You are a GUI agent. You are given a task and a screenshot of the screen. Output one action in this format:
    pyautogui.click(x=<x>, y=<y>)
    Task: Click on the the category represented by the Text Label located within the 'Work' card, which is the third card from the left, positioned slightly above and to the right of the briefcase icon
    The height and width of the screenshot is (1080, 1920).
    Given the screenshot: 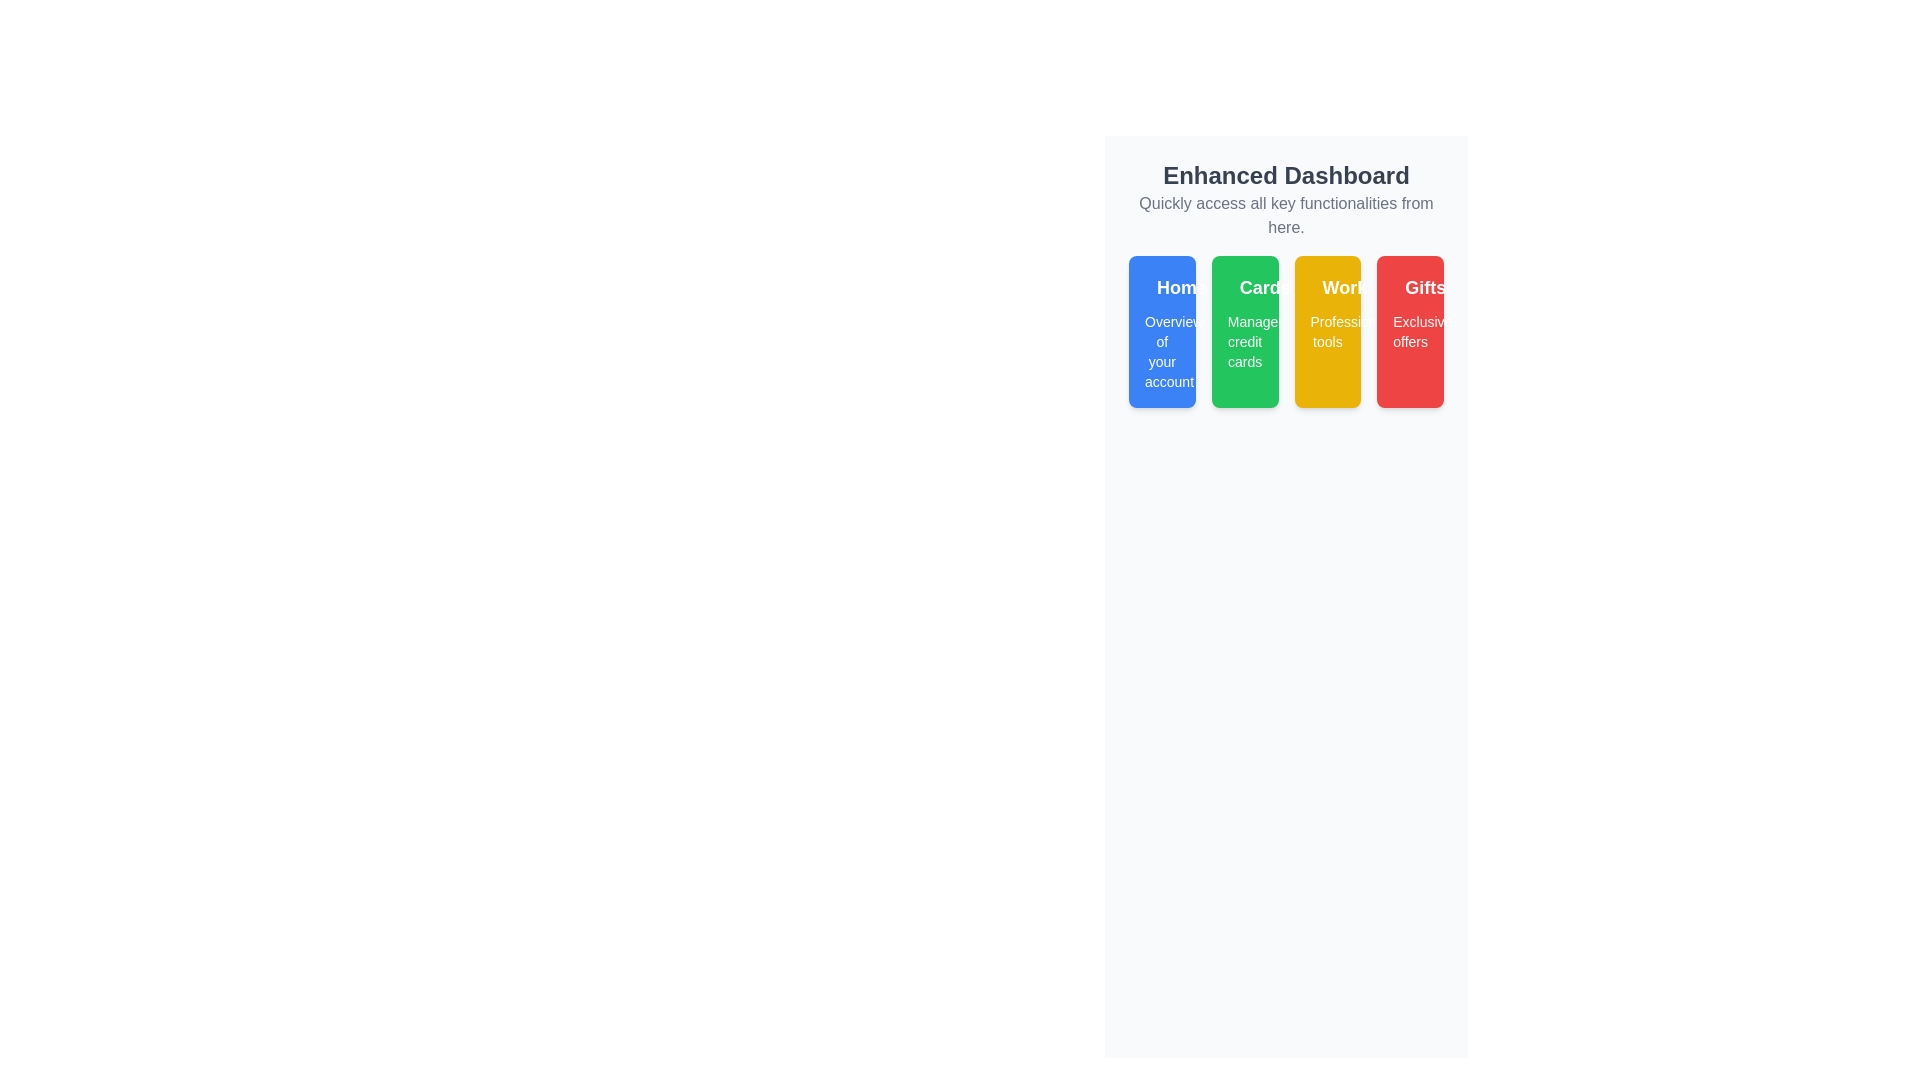 What is the action you would take?
    pyautogui.click(x=1327, y=288)
    